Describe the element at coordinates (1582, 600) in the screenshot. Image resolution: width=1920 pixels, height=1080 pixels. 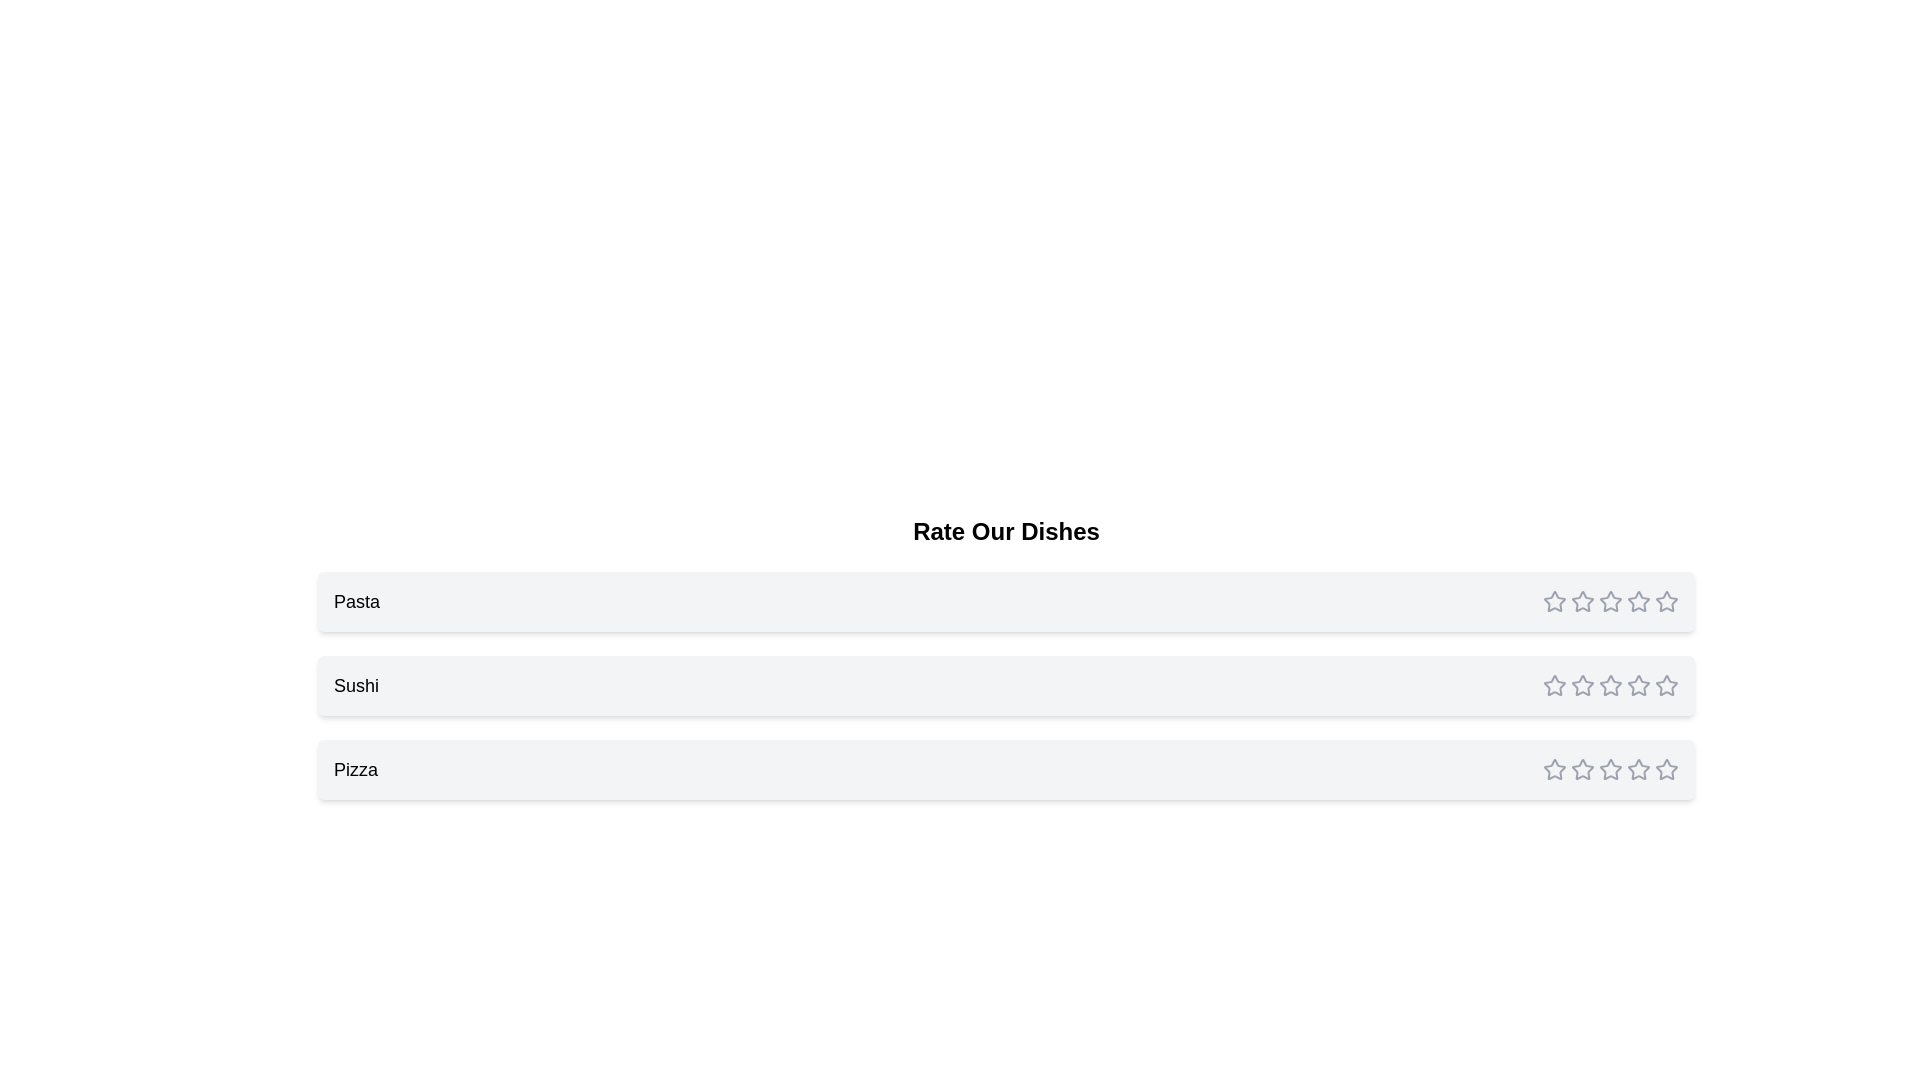
I see `the second star icon in the rating input system for the 'Pasta' row` at that location.